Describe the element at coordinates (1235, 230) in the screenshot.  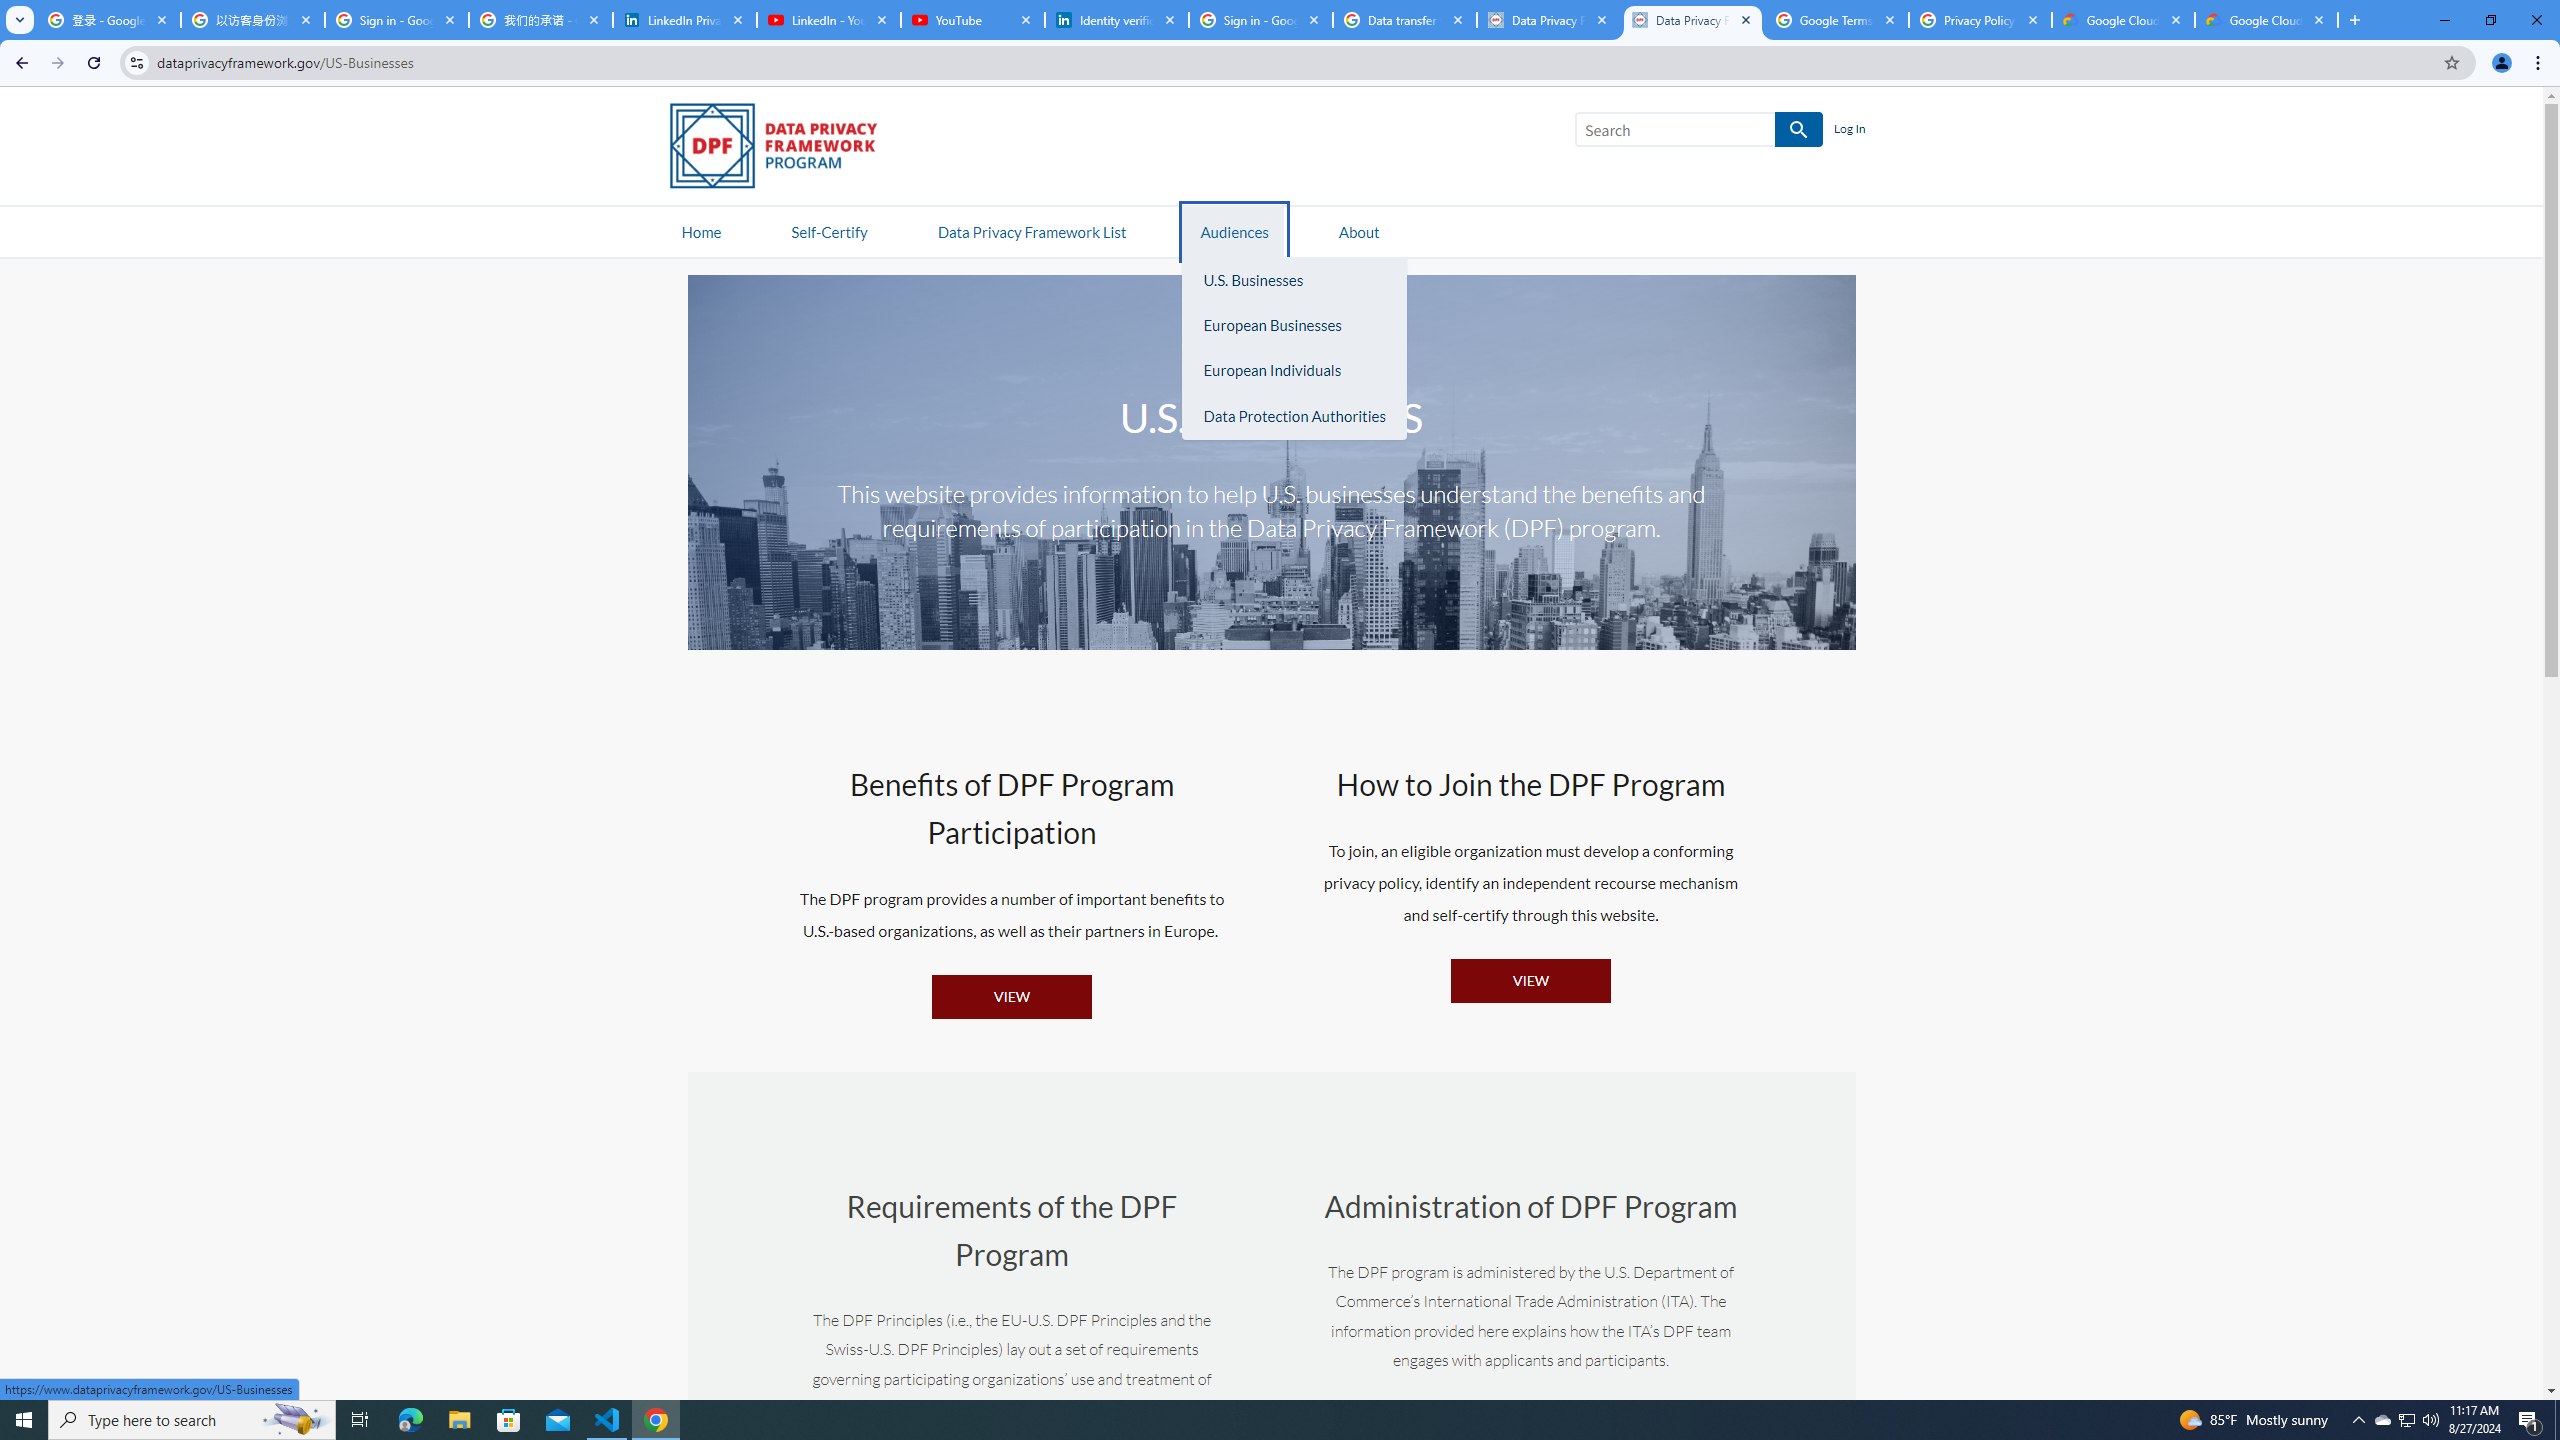
I see `'Audiences'` at that location.